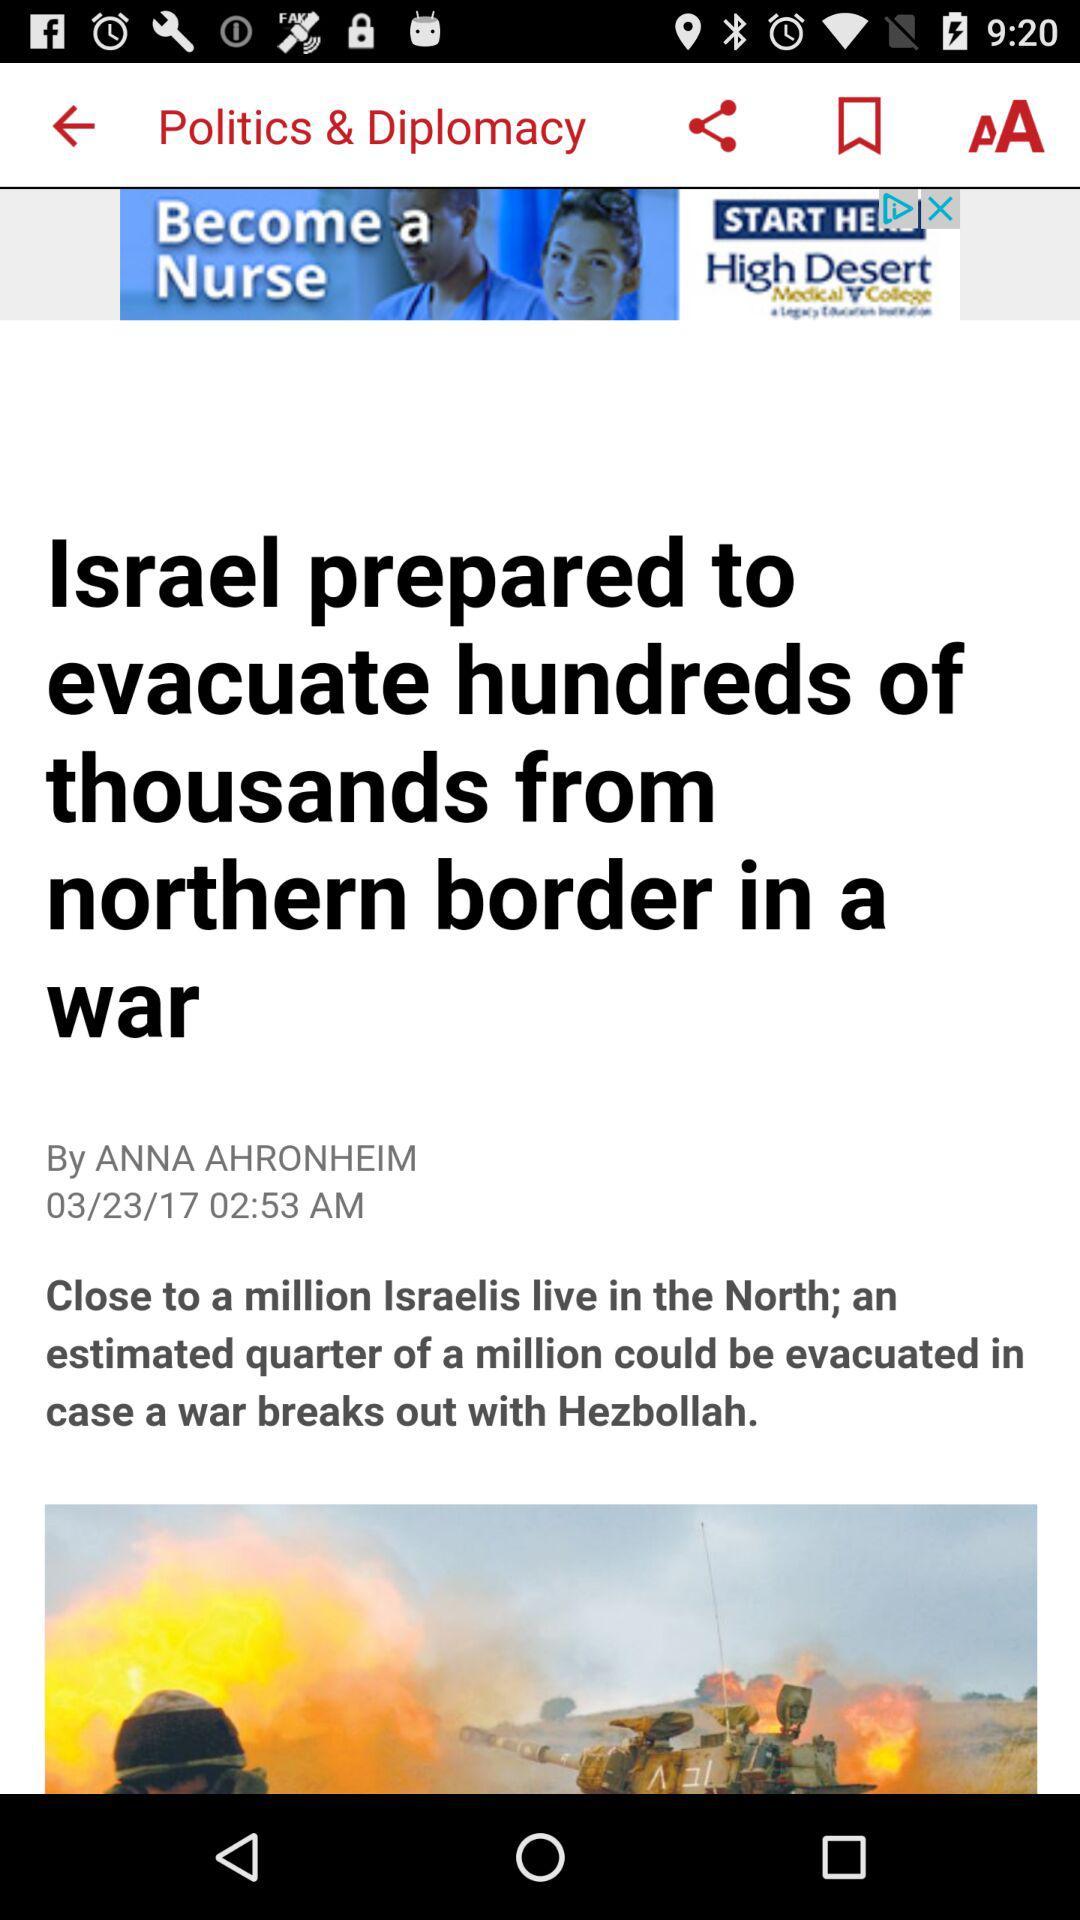 The height and width of the screenshot is (1920, 1080). Describe the element at coordinates (1006, 124) in the screenshot. I see `change text` at that location.